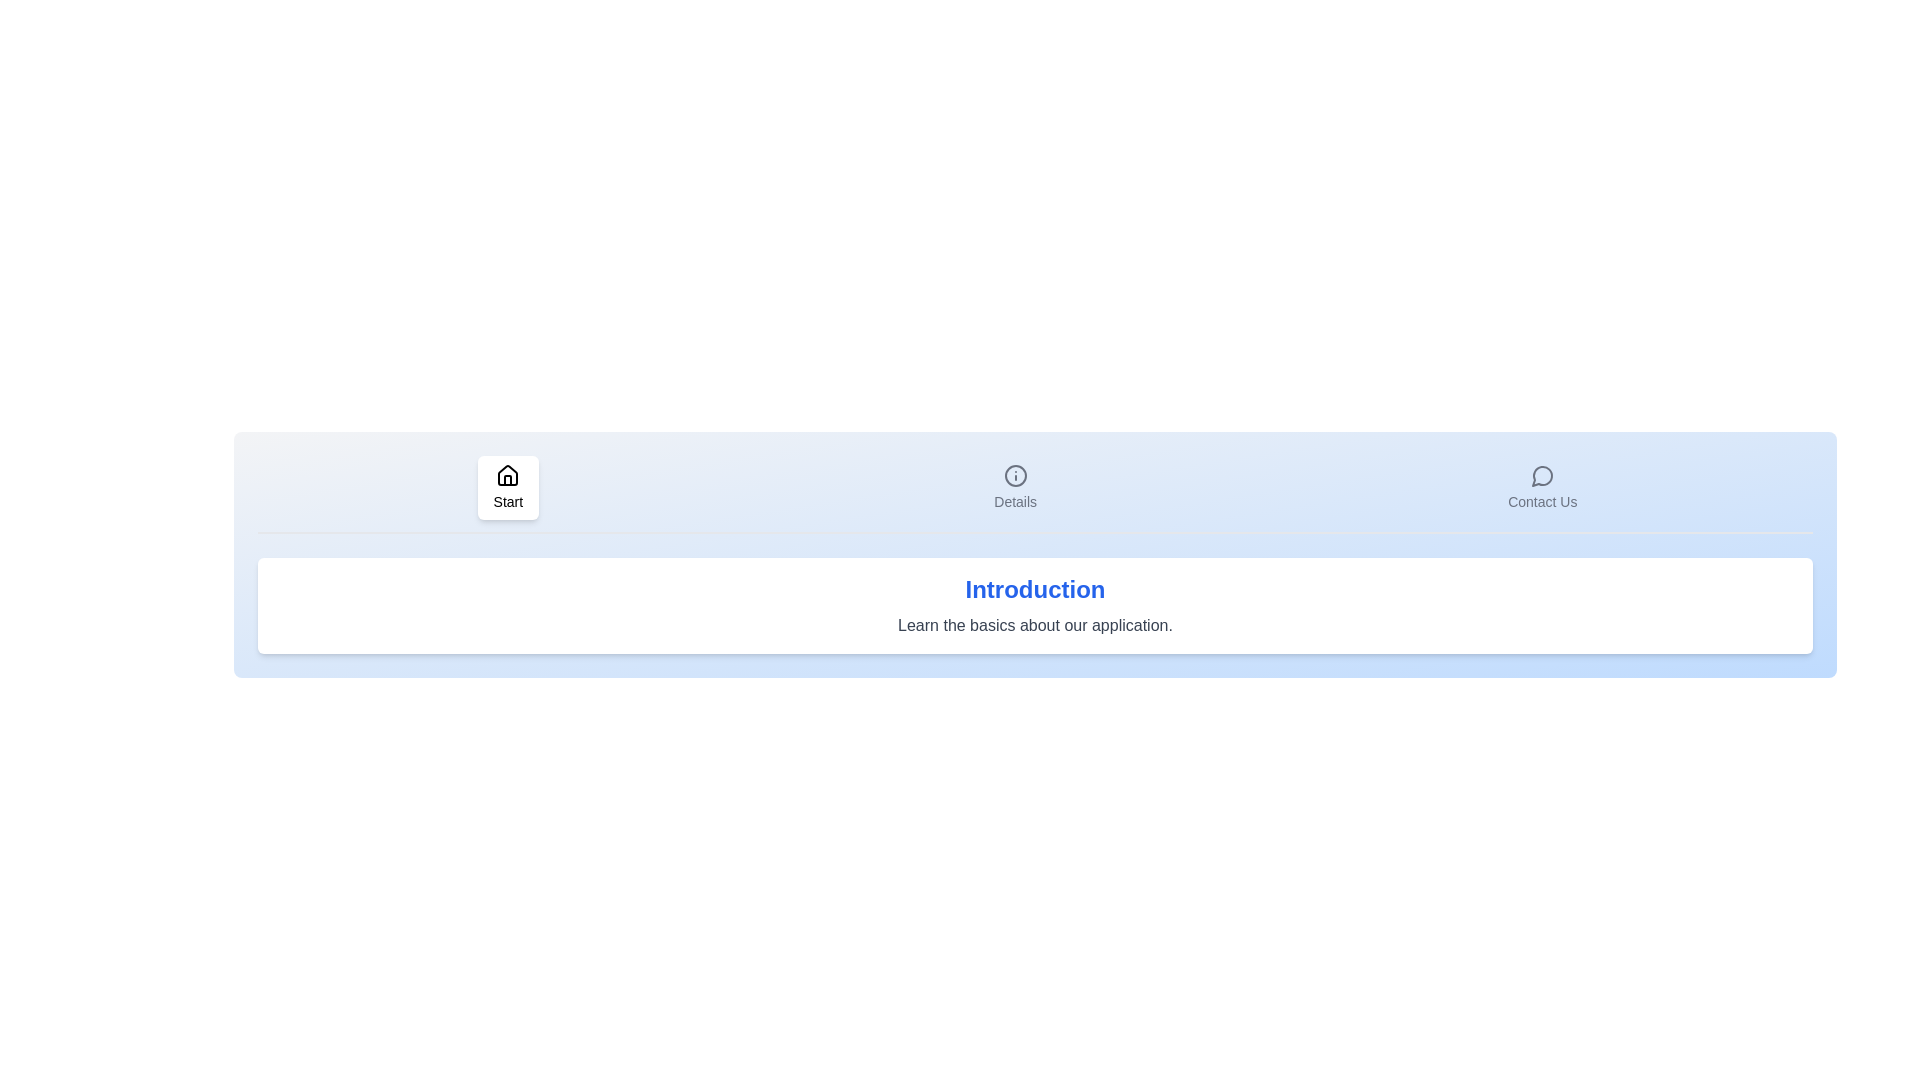 Image resolution: width=1920 pixels, height=1080 pixels. Describe the element at coordinates (1541, 488) in the screenshot. I see `the icon of the Contact Us tab to activate it` at that location.